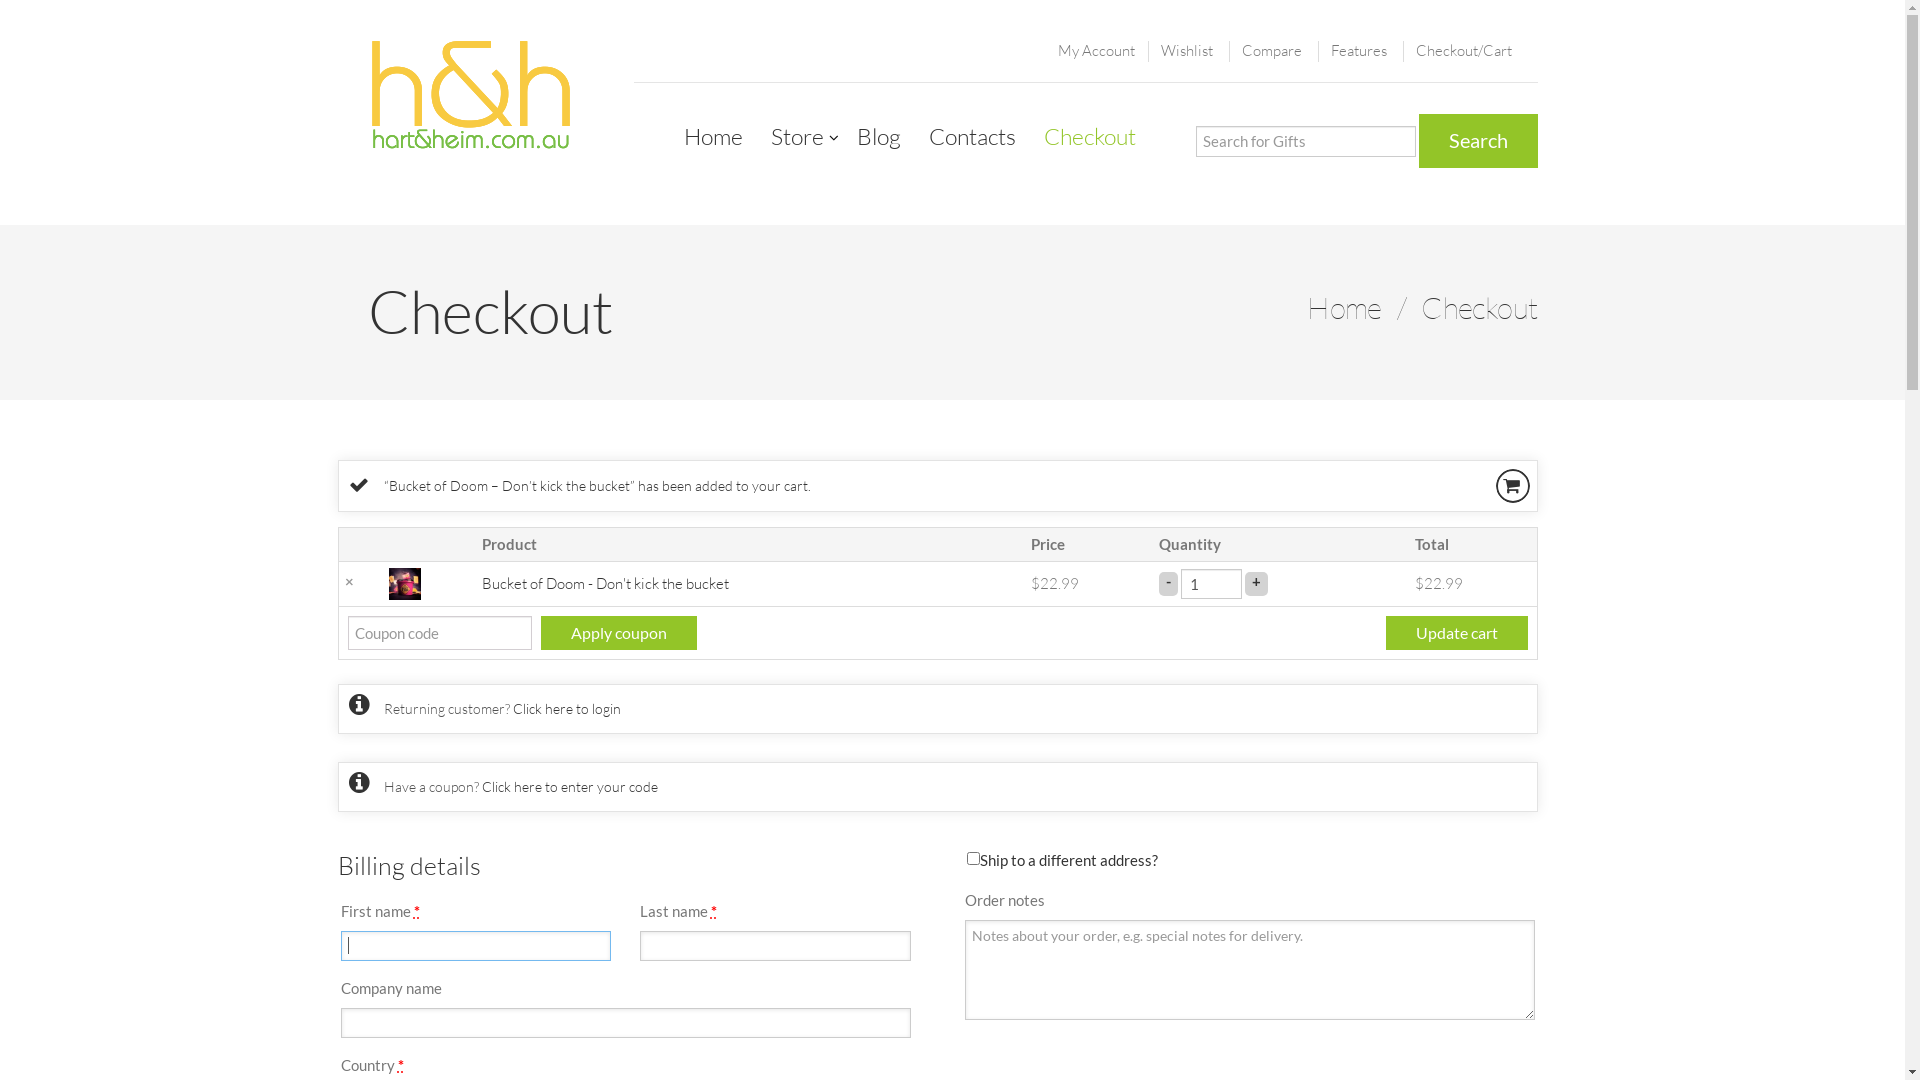  What do you see at coordinates (569, 785) in the screenshot?
I see `'Click here to enter your code'` at bounding box center [569, 785].